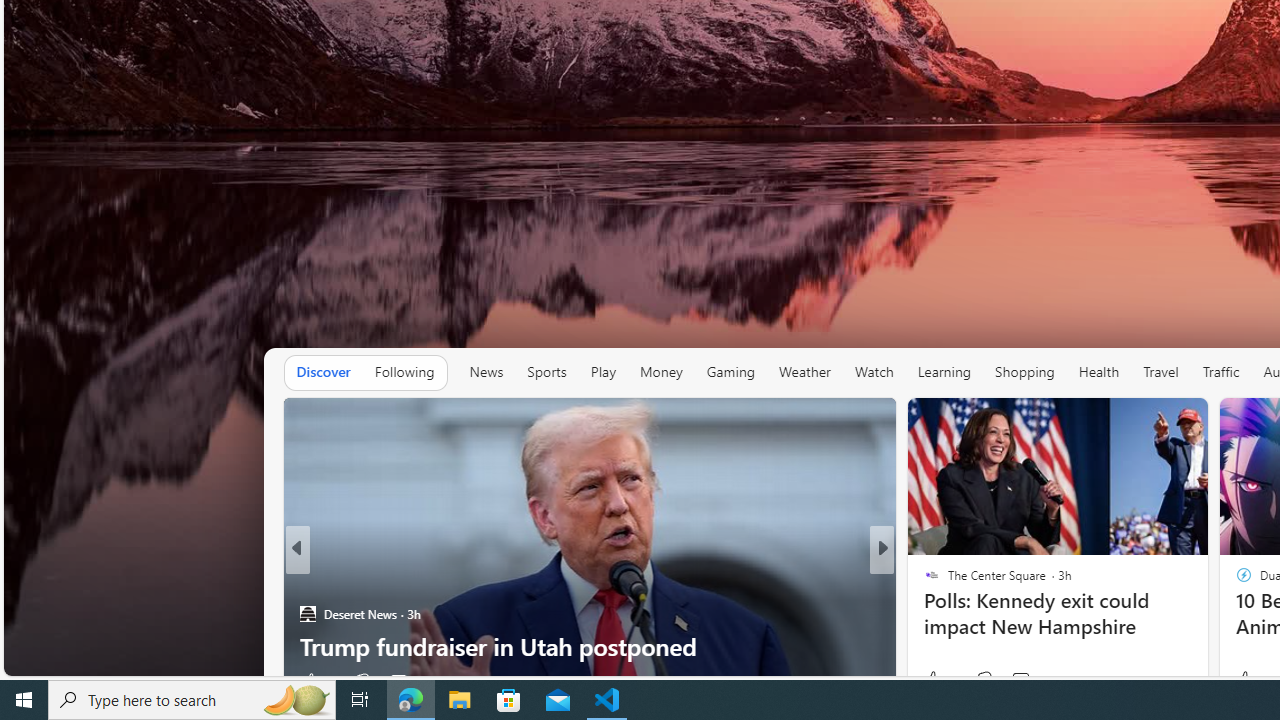 This screenshot has height=720, width=1280. Describe the element at coordinates (933, 680) in the screenshot. I see `'51 Like'` at that location.